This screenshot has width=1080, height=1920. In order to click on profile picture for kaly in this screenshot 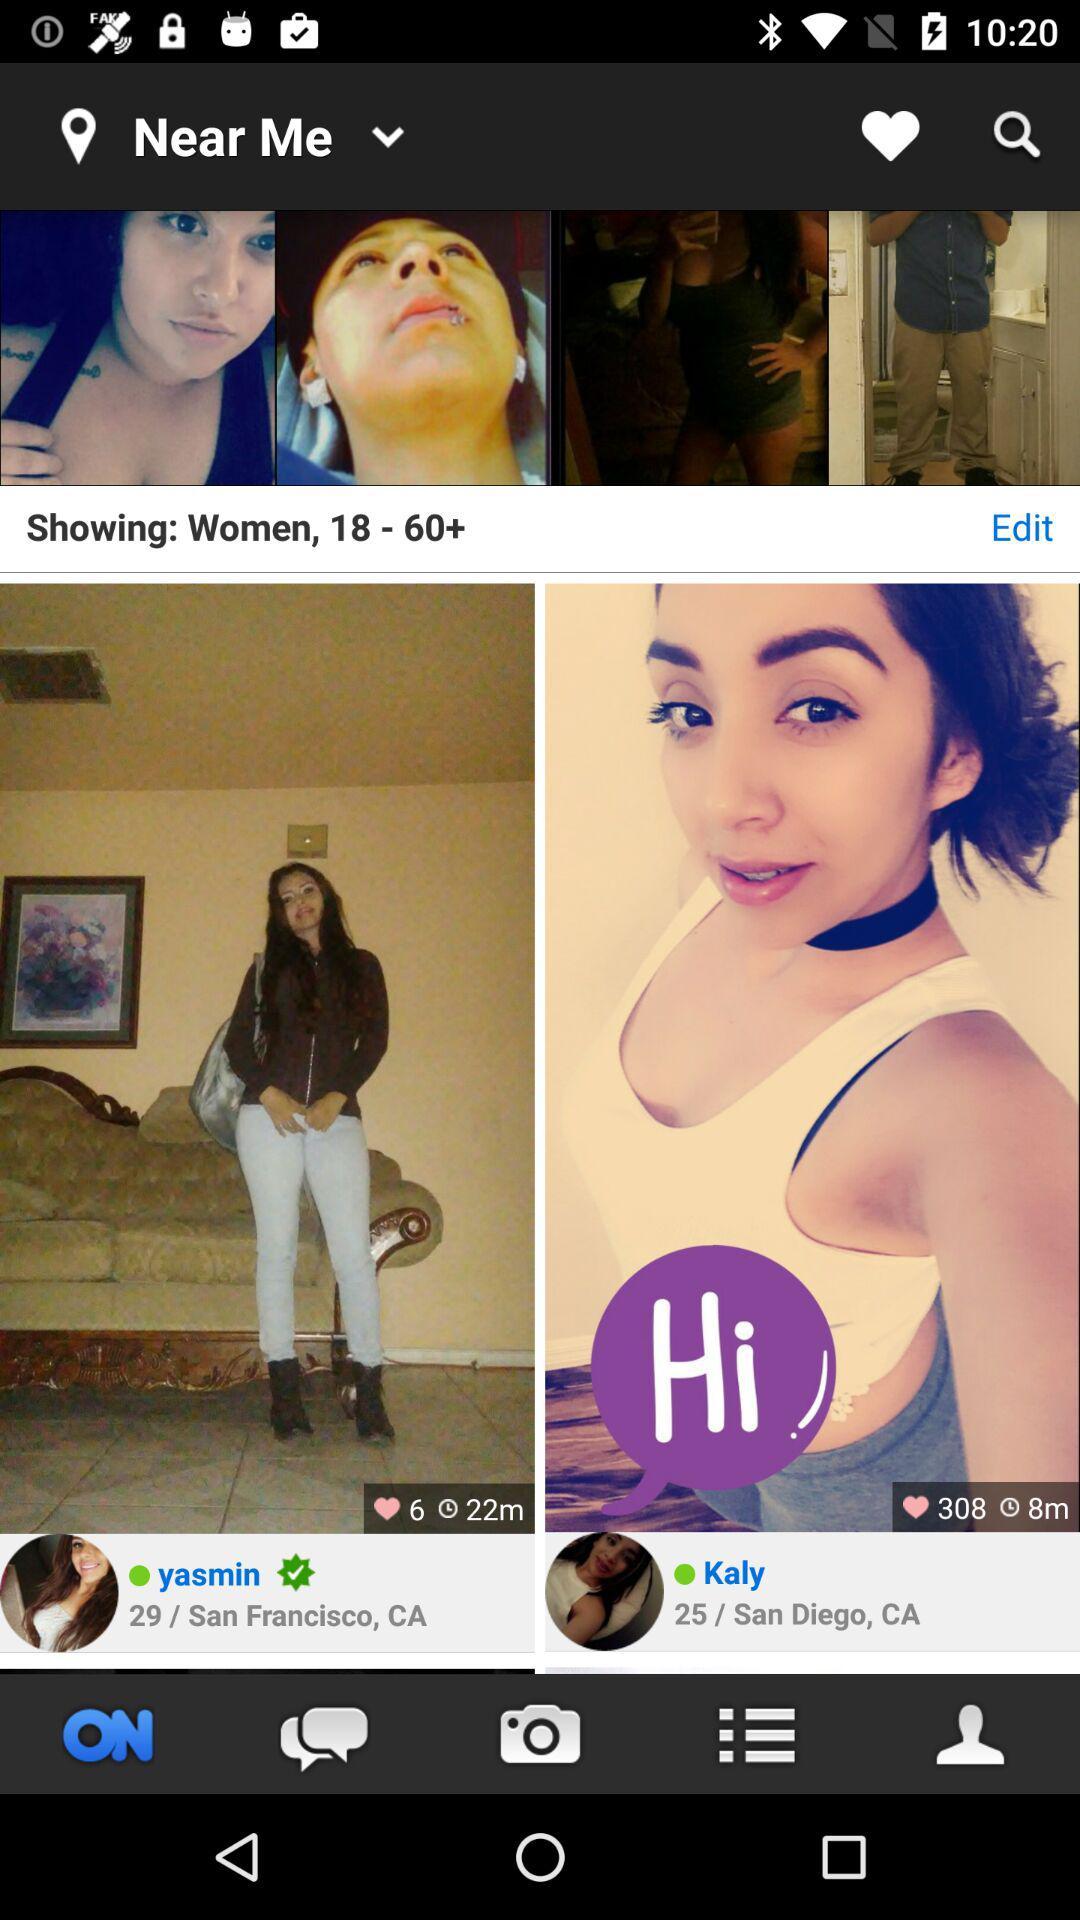, I will do `click(603, 1590)`.